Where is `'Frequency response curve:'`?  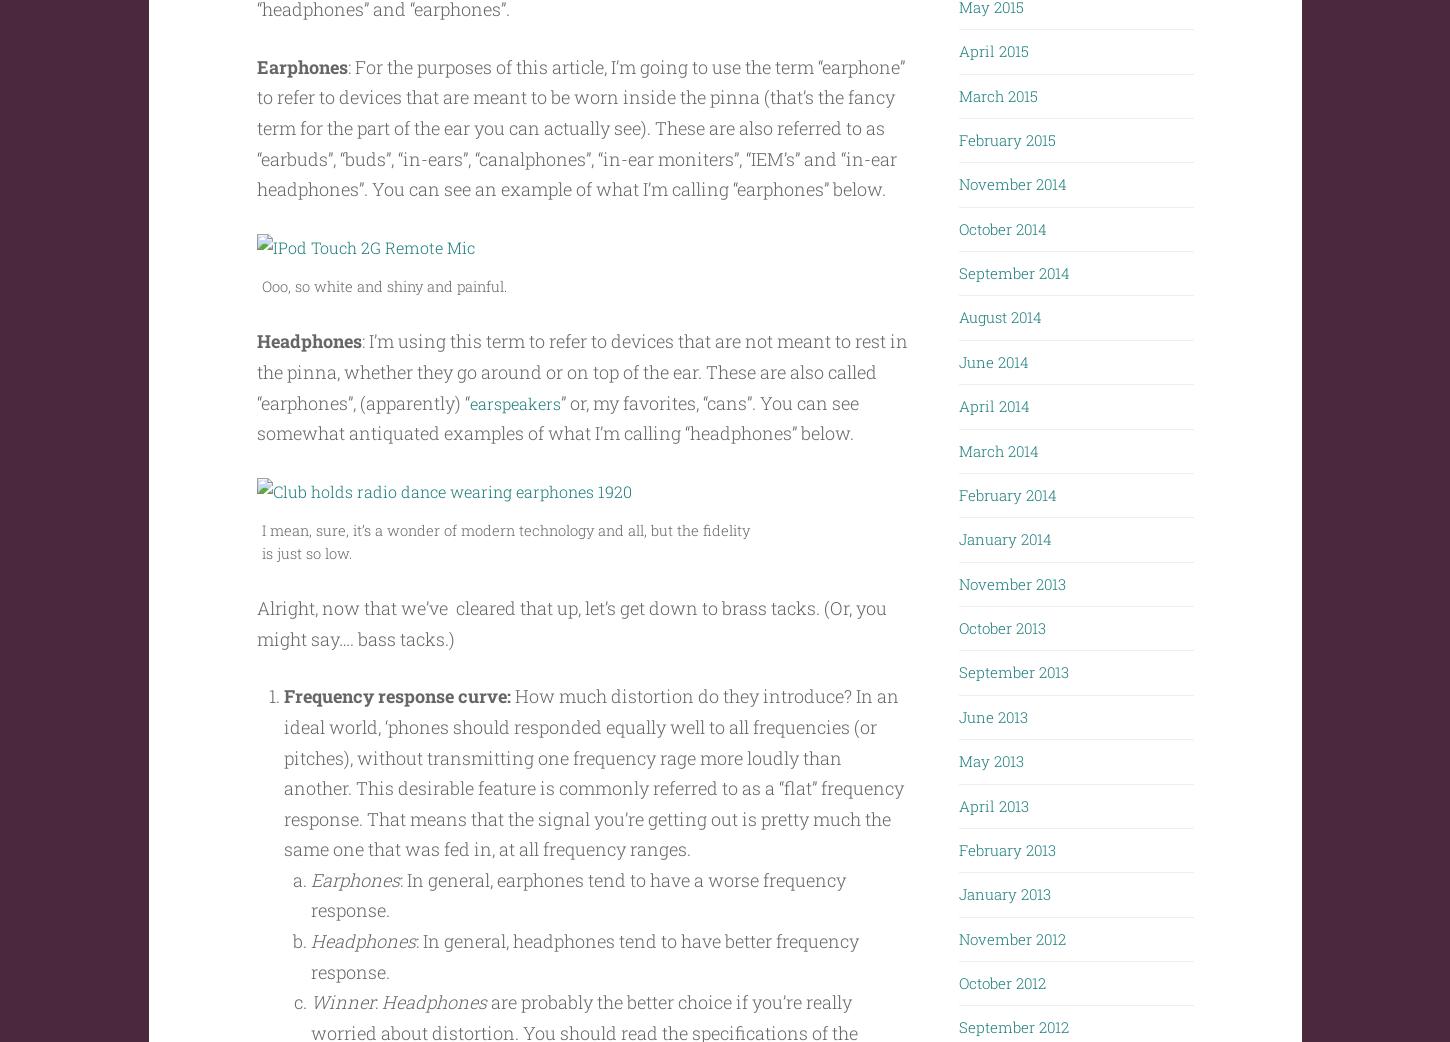
'Frequency response curve:' is located at coordinates (397, 734).